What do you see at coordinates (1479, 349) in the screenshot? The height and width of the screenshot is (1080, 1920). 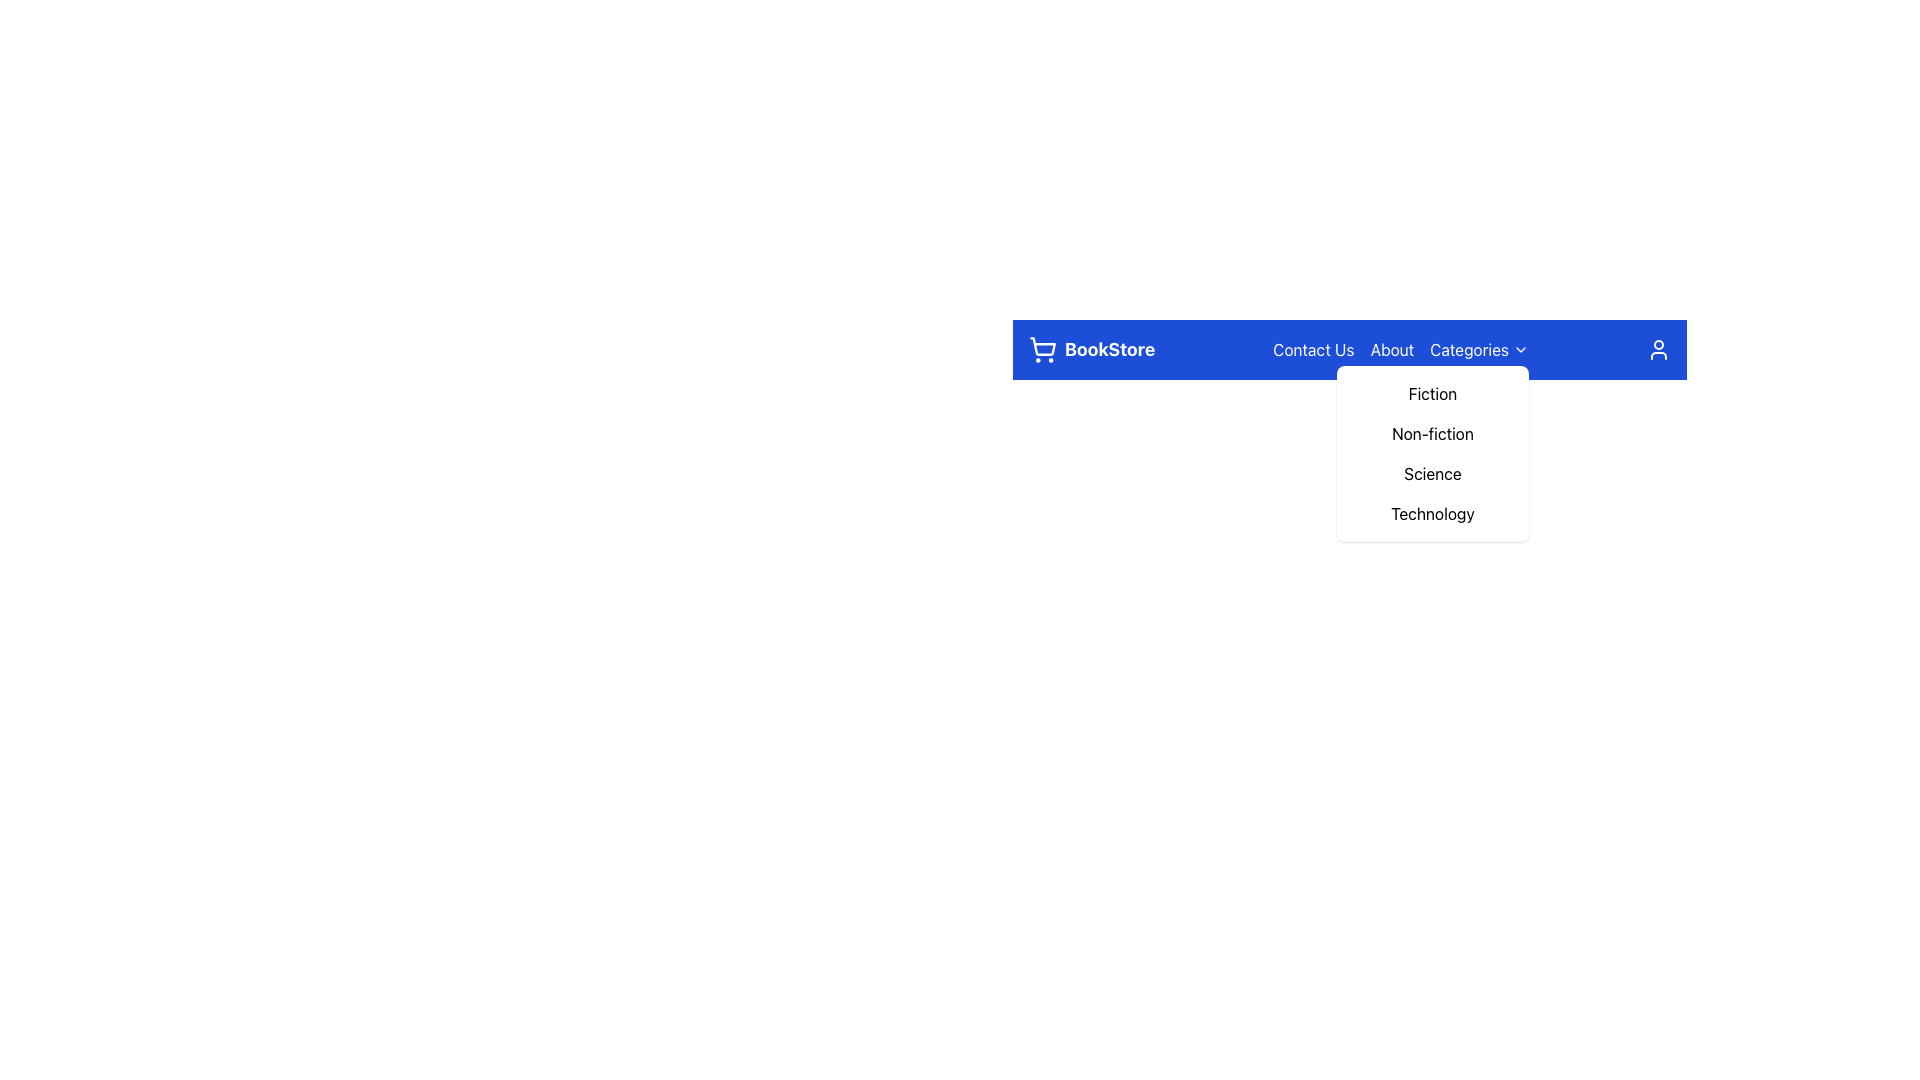 I see `the dropdown menu located on the blue navigation bar towards the right, adjacent to the 'About' menu option` at bounding box center [1479, 349].